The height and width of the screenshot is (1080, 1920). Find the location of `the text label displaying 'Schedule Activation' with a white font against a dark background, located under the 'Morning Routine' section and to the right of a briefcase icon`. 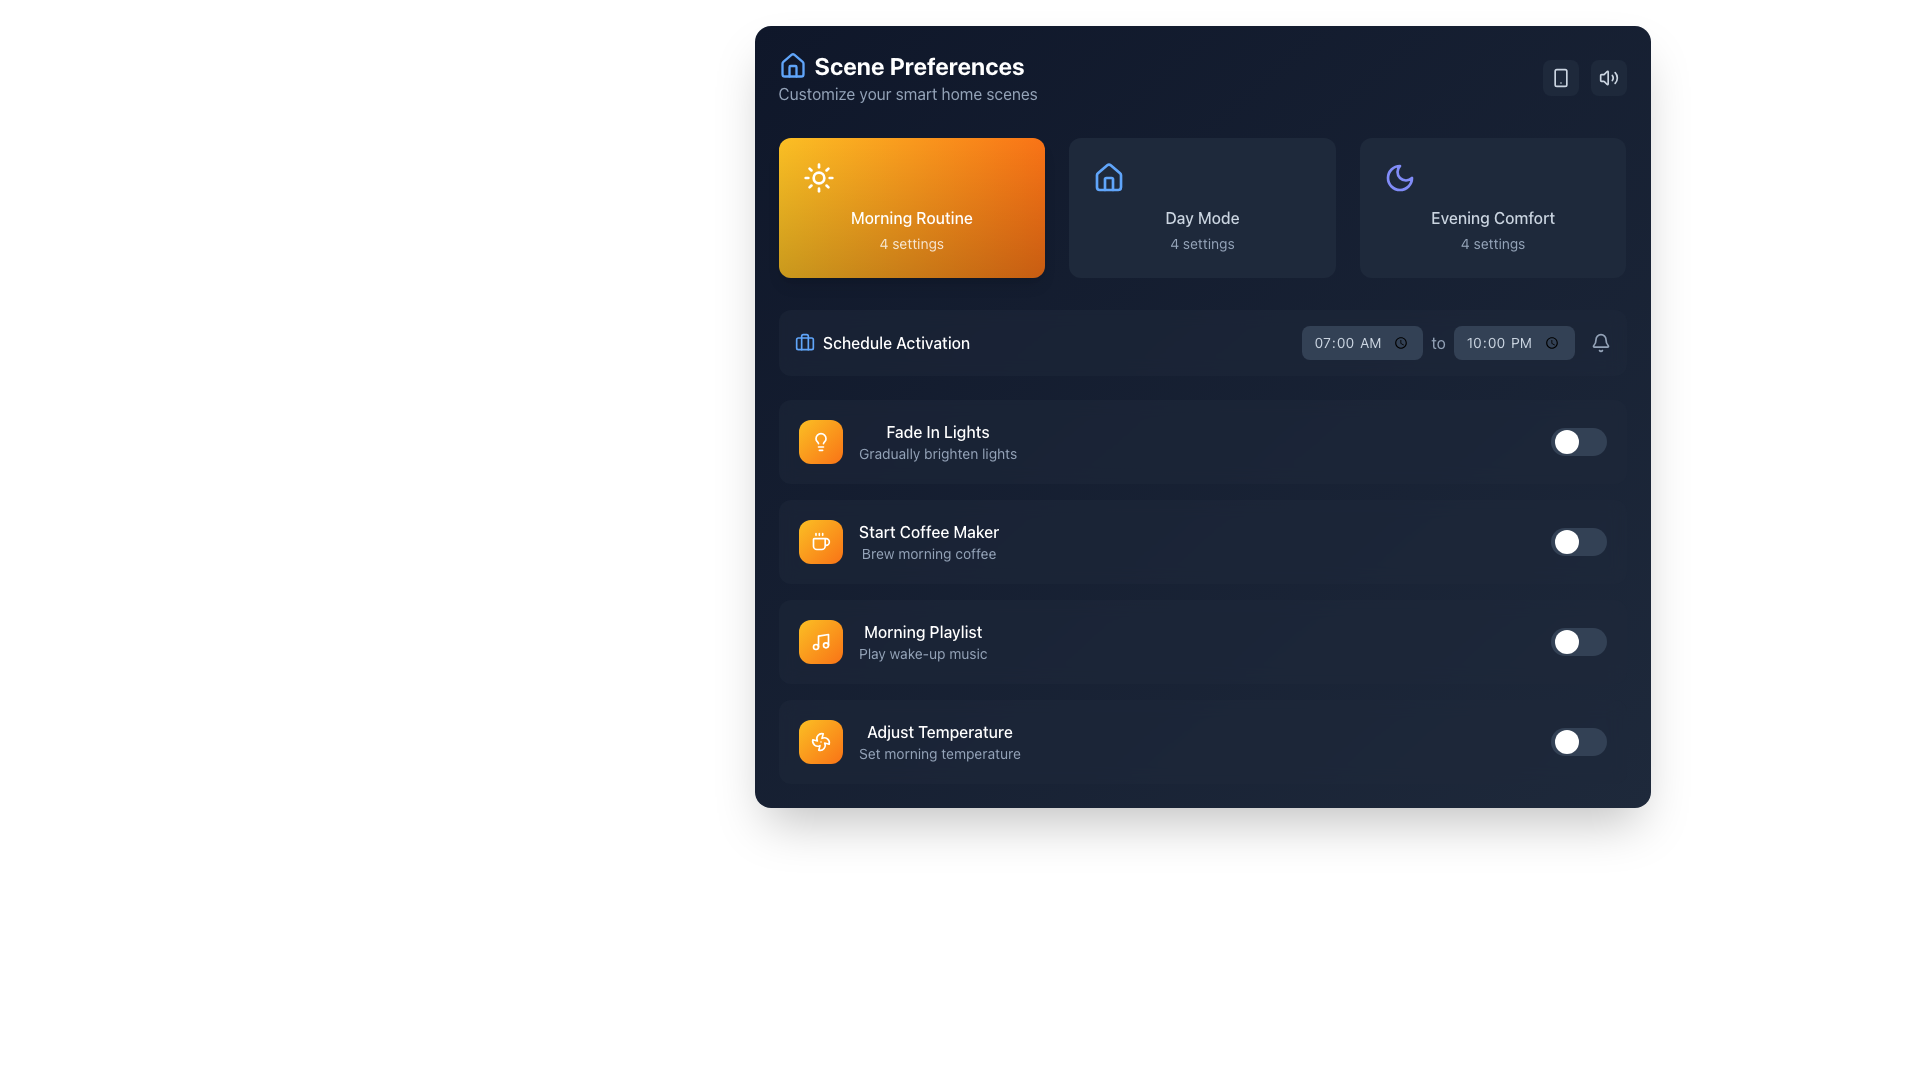

the text label displaying 'Schedule Activation' with a white font against a dark background, located under the 'Morning Routine' section and to the right of a briefcase icon is located at coordinates (895, 342).